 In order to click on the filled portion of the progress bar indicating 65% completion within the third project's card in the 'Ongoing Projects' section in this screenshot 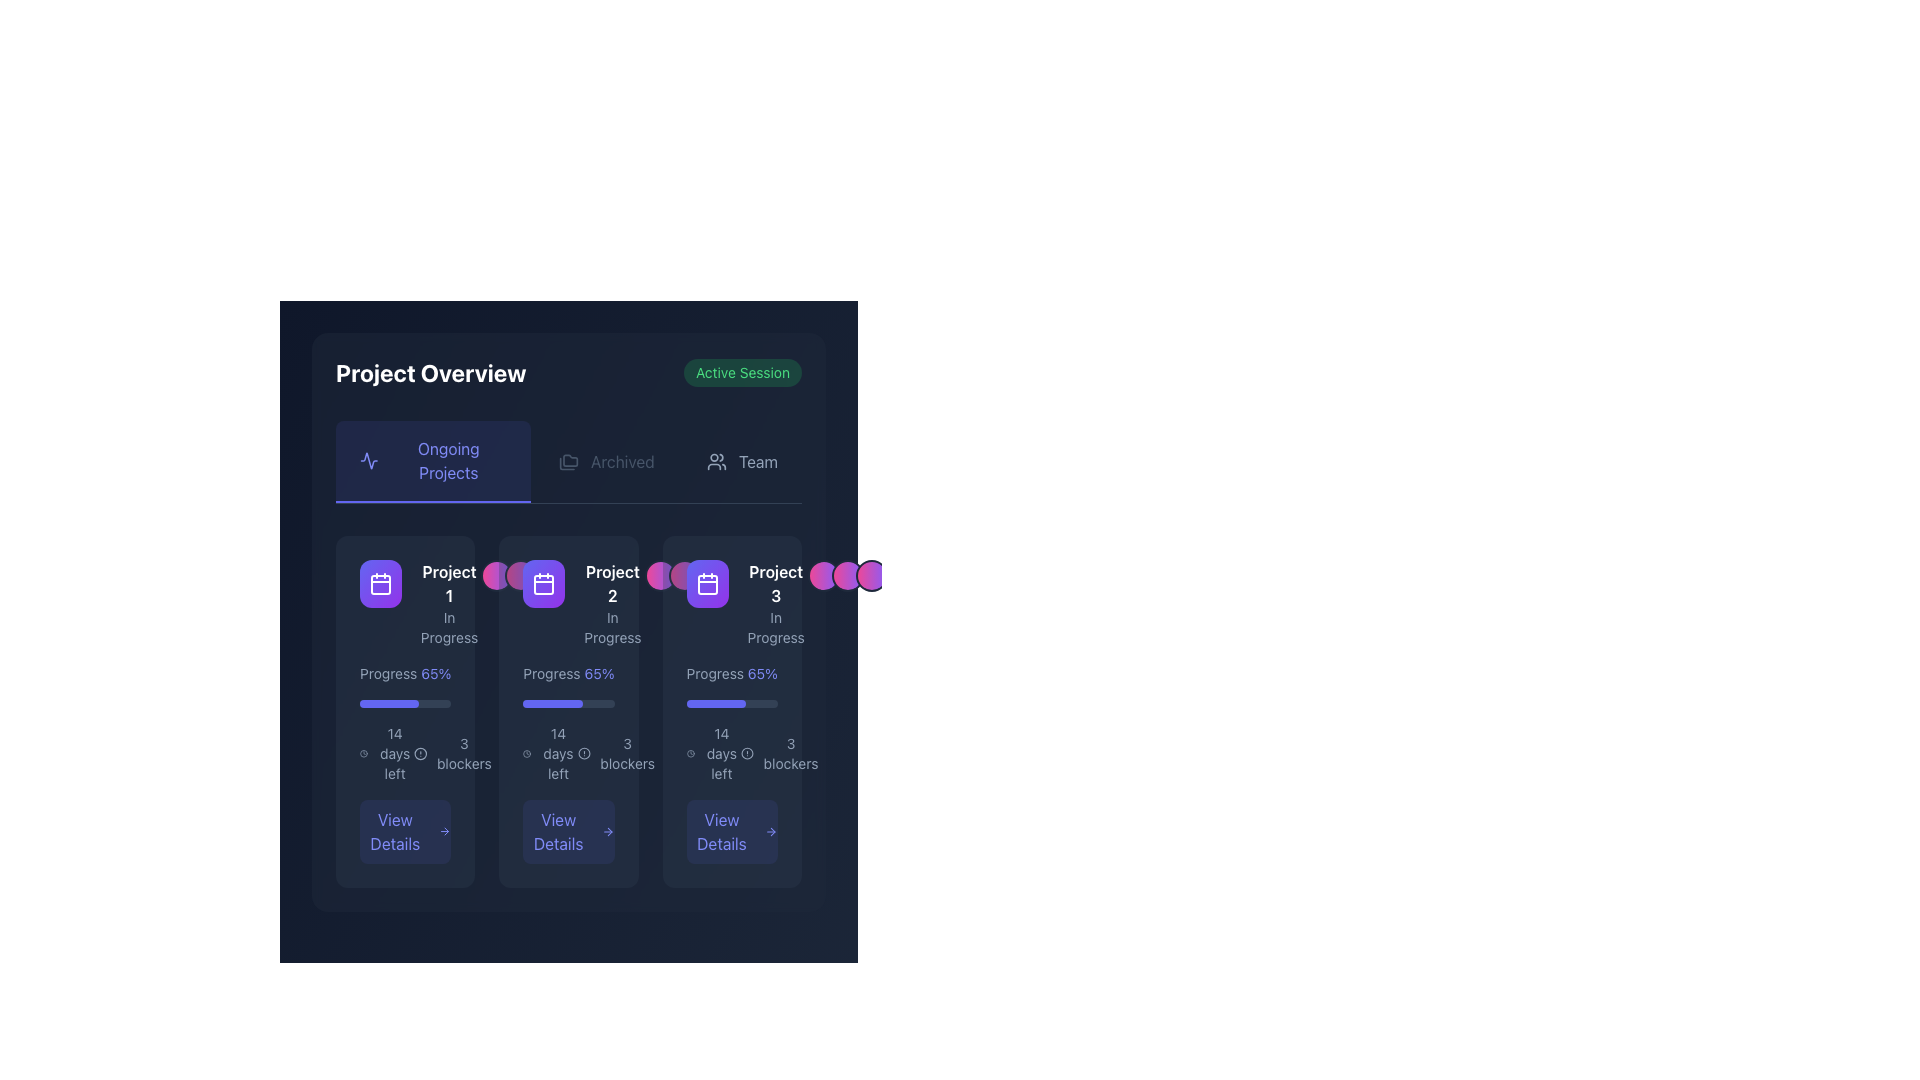, I will do `click(716, 703)`.